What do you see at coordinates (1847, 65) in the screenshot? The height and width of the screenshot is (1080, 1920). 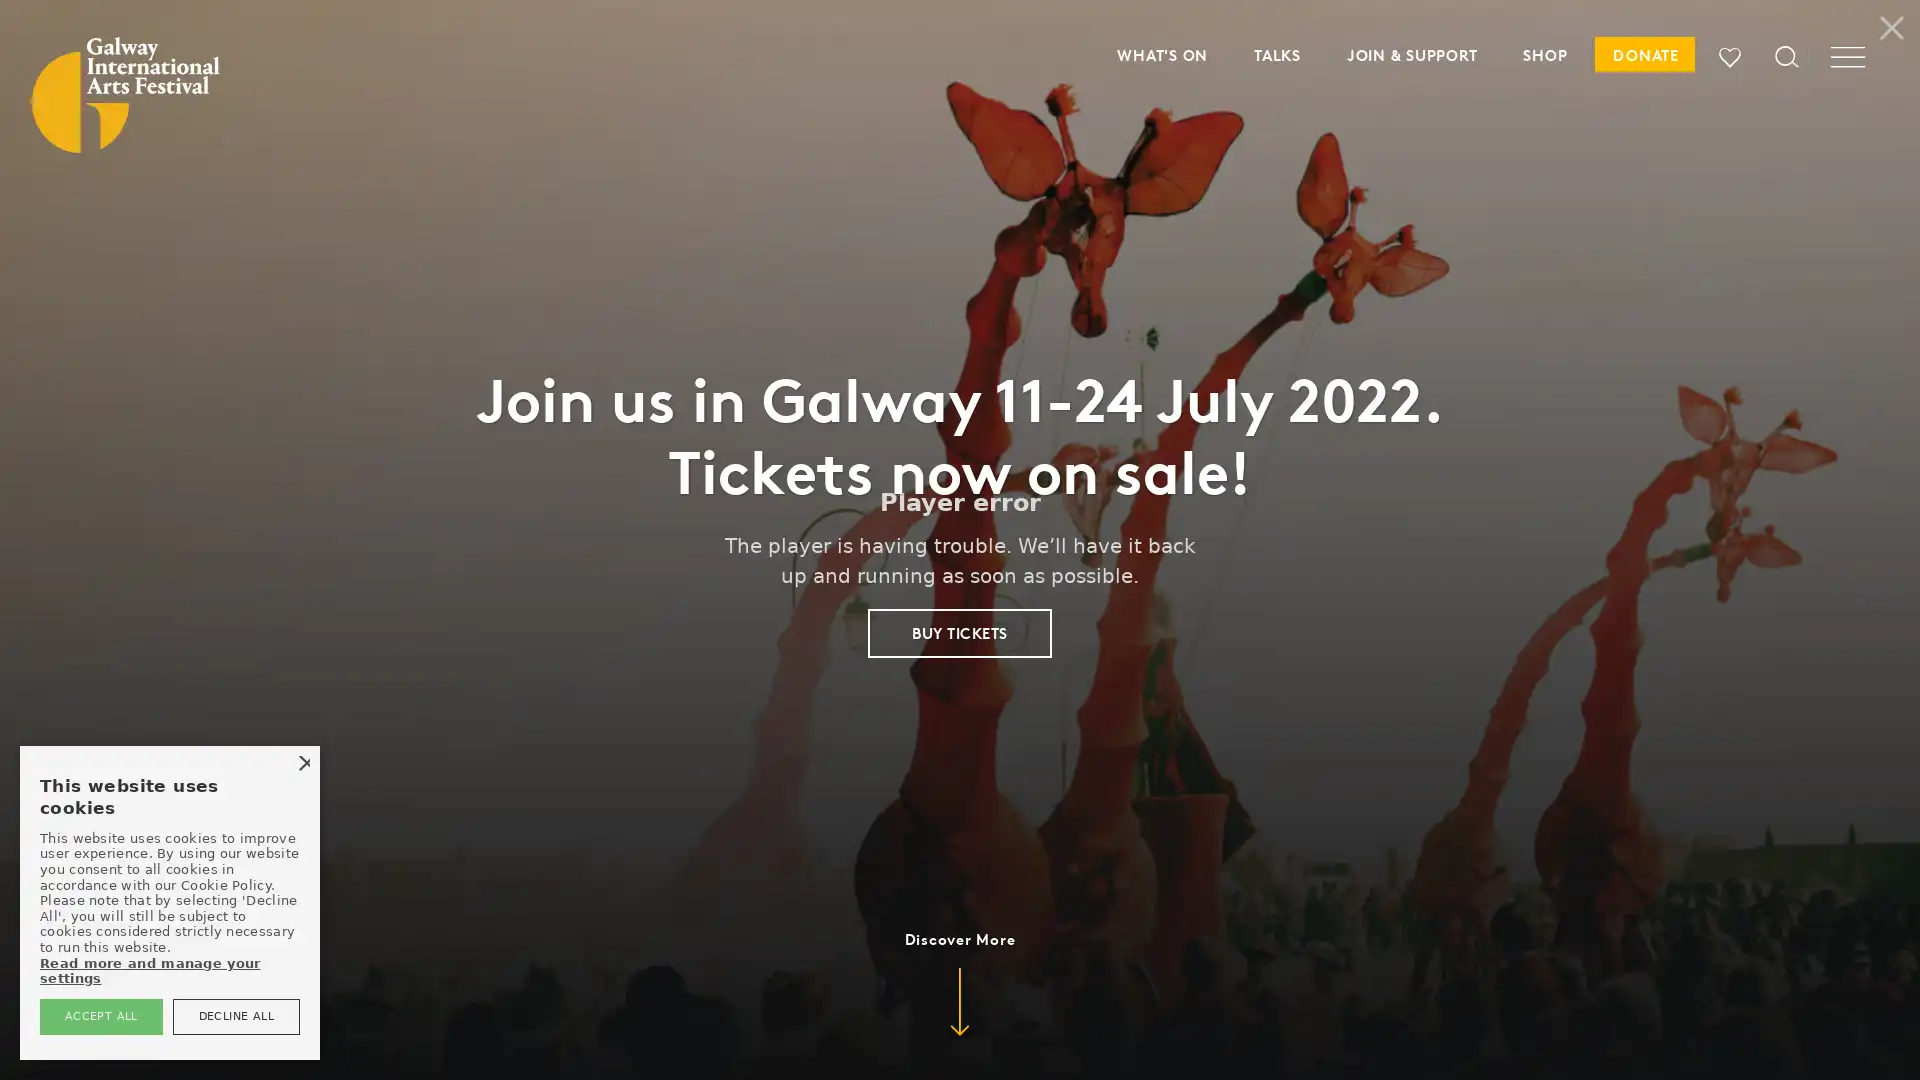 I see `Toggle navigation` at bounding box center [1847, 65].